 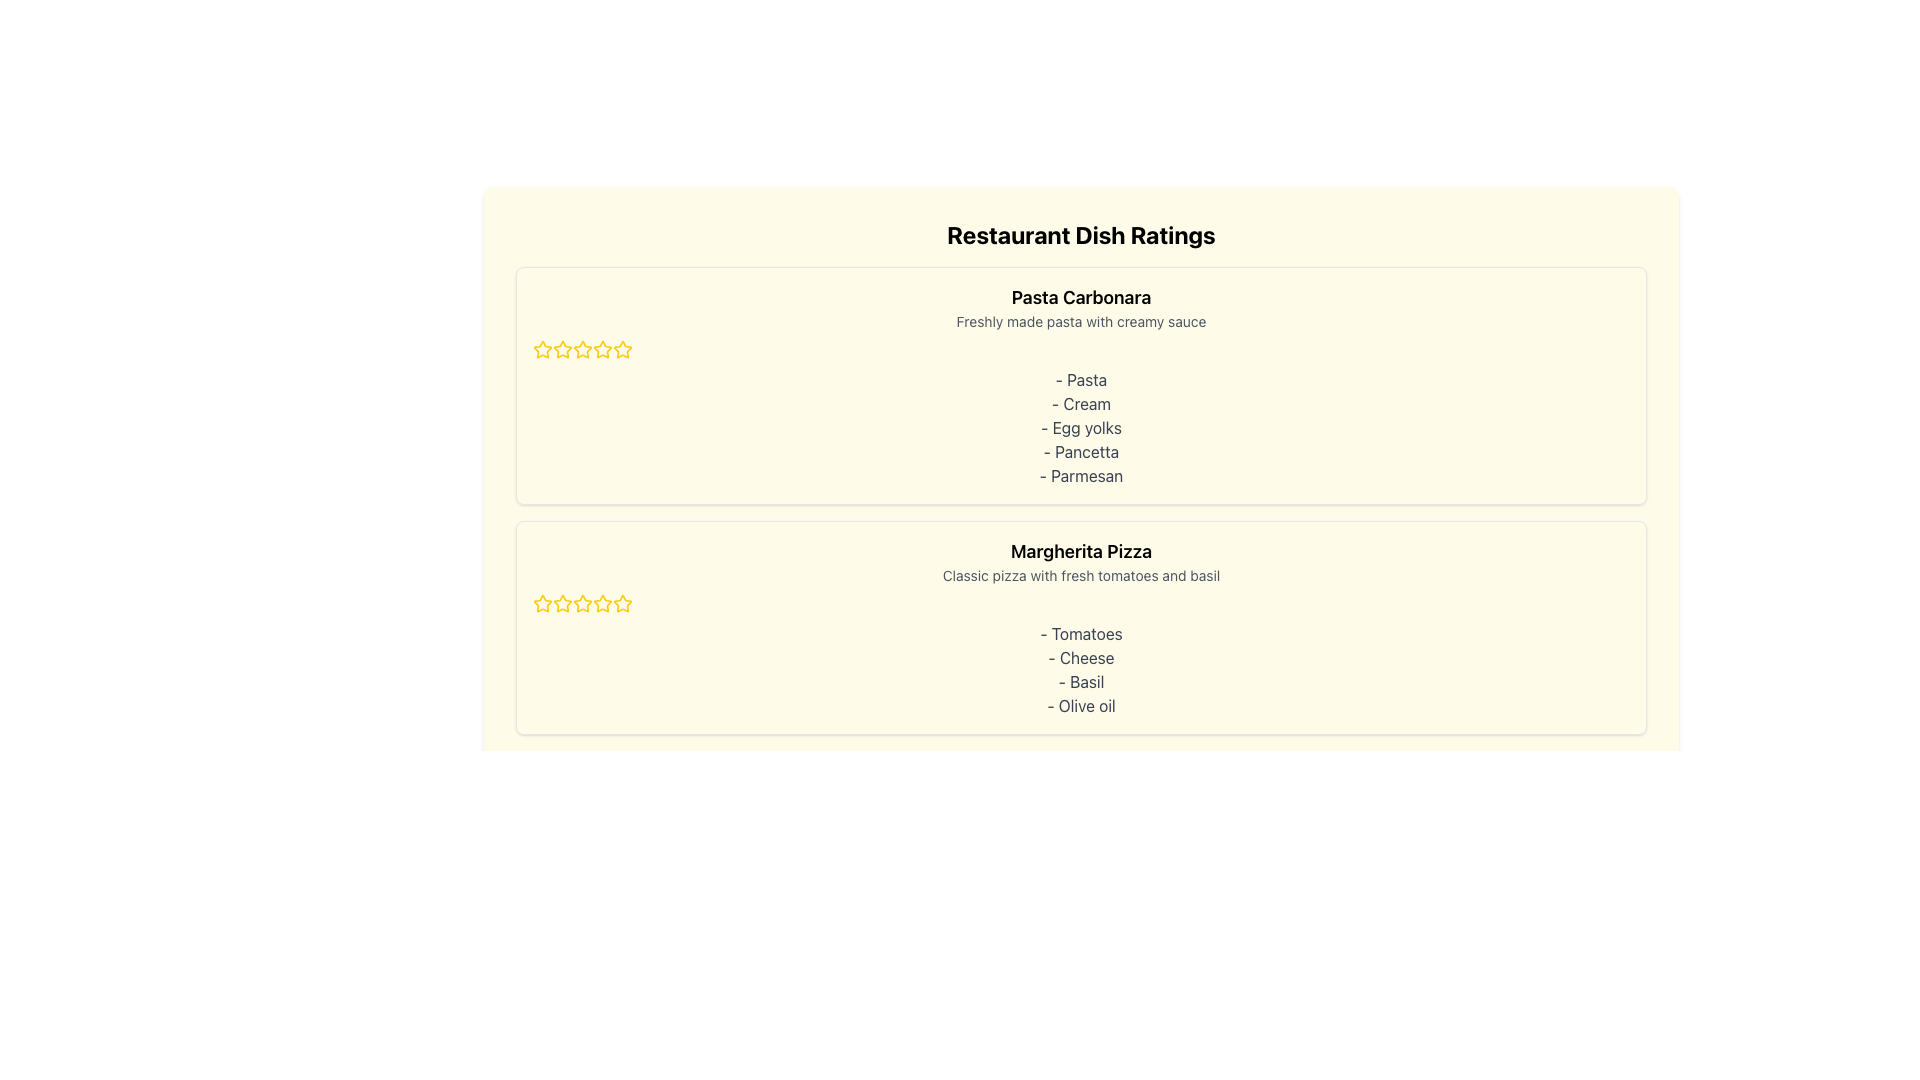 What do you see at coordinates (1080, 475) in the screenshot?
I see `the static text element displaying '- Parmesan' located in the 'Pasta Carbonara' section, which is the fifth item in the list of ingredients` at bounding box center [1080, 475].